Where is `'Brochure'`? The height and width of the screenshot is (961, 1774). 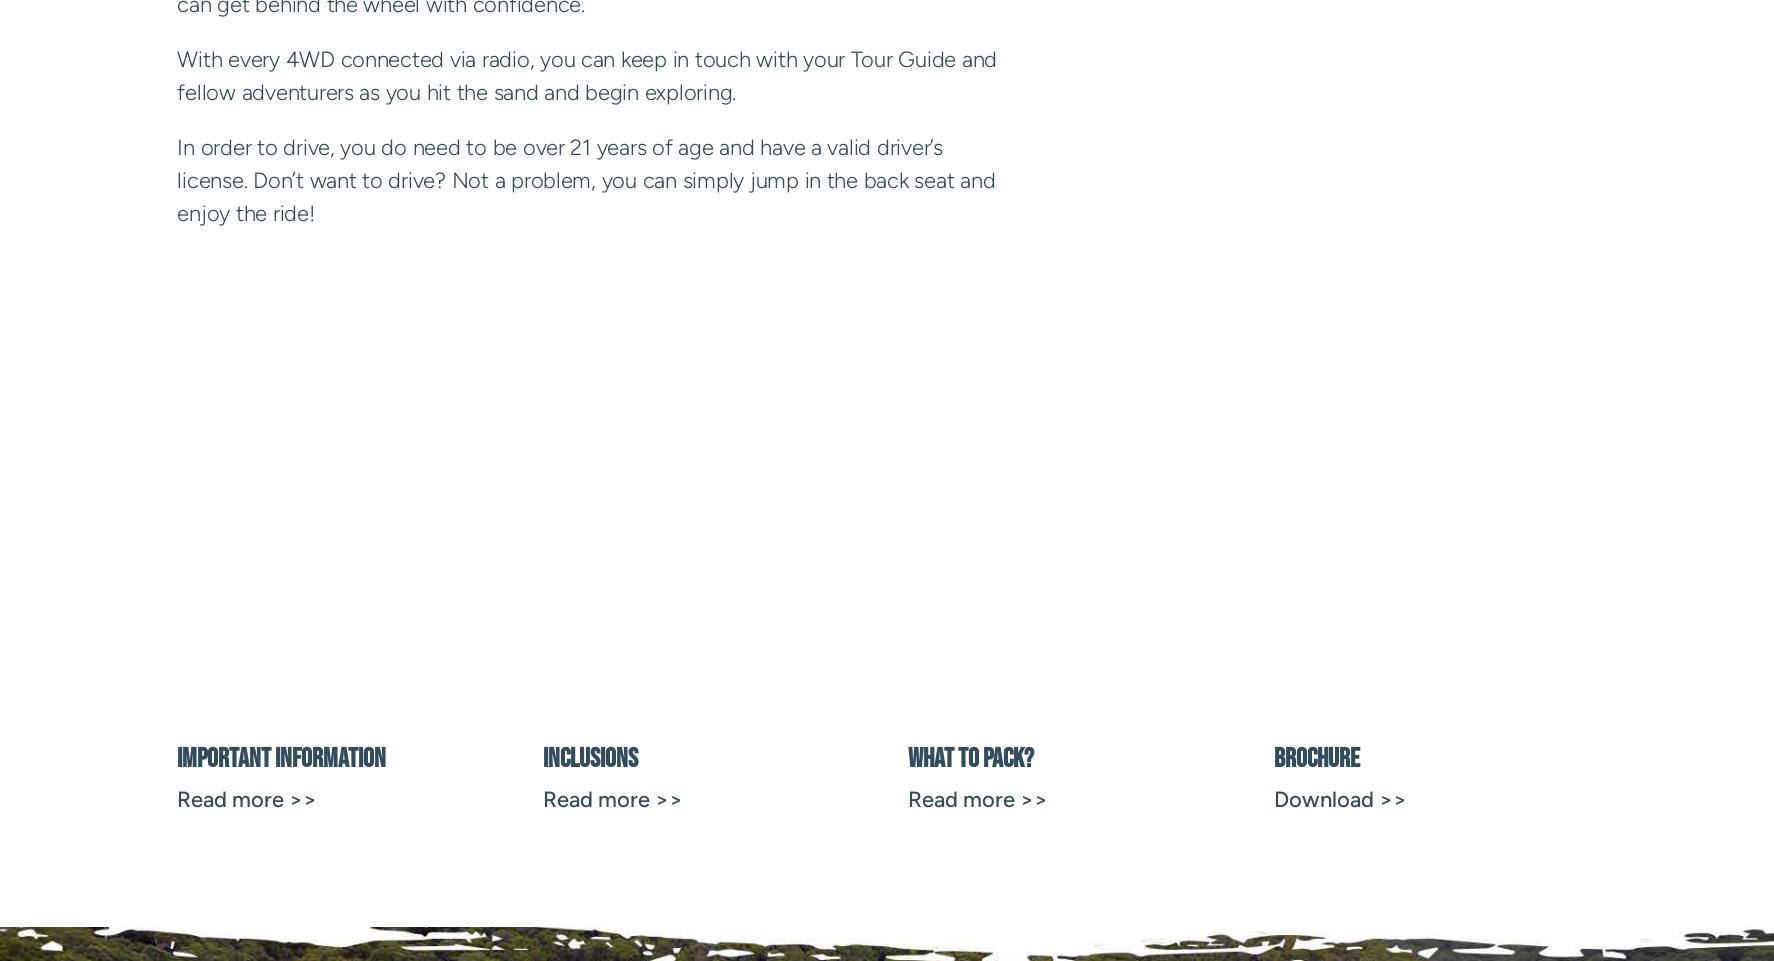
'Brochure' is located at coordinates (1314, 757).